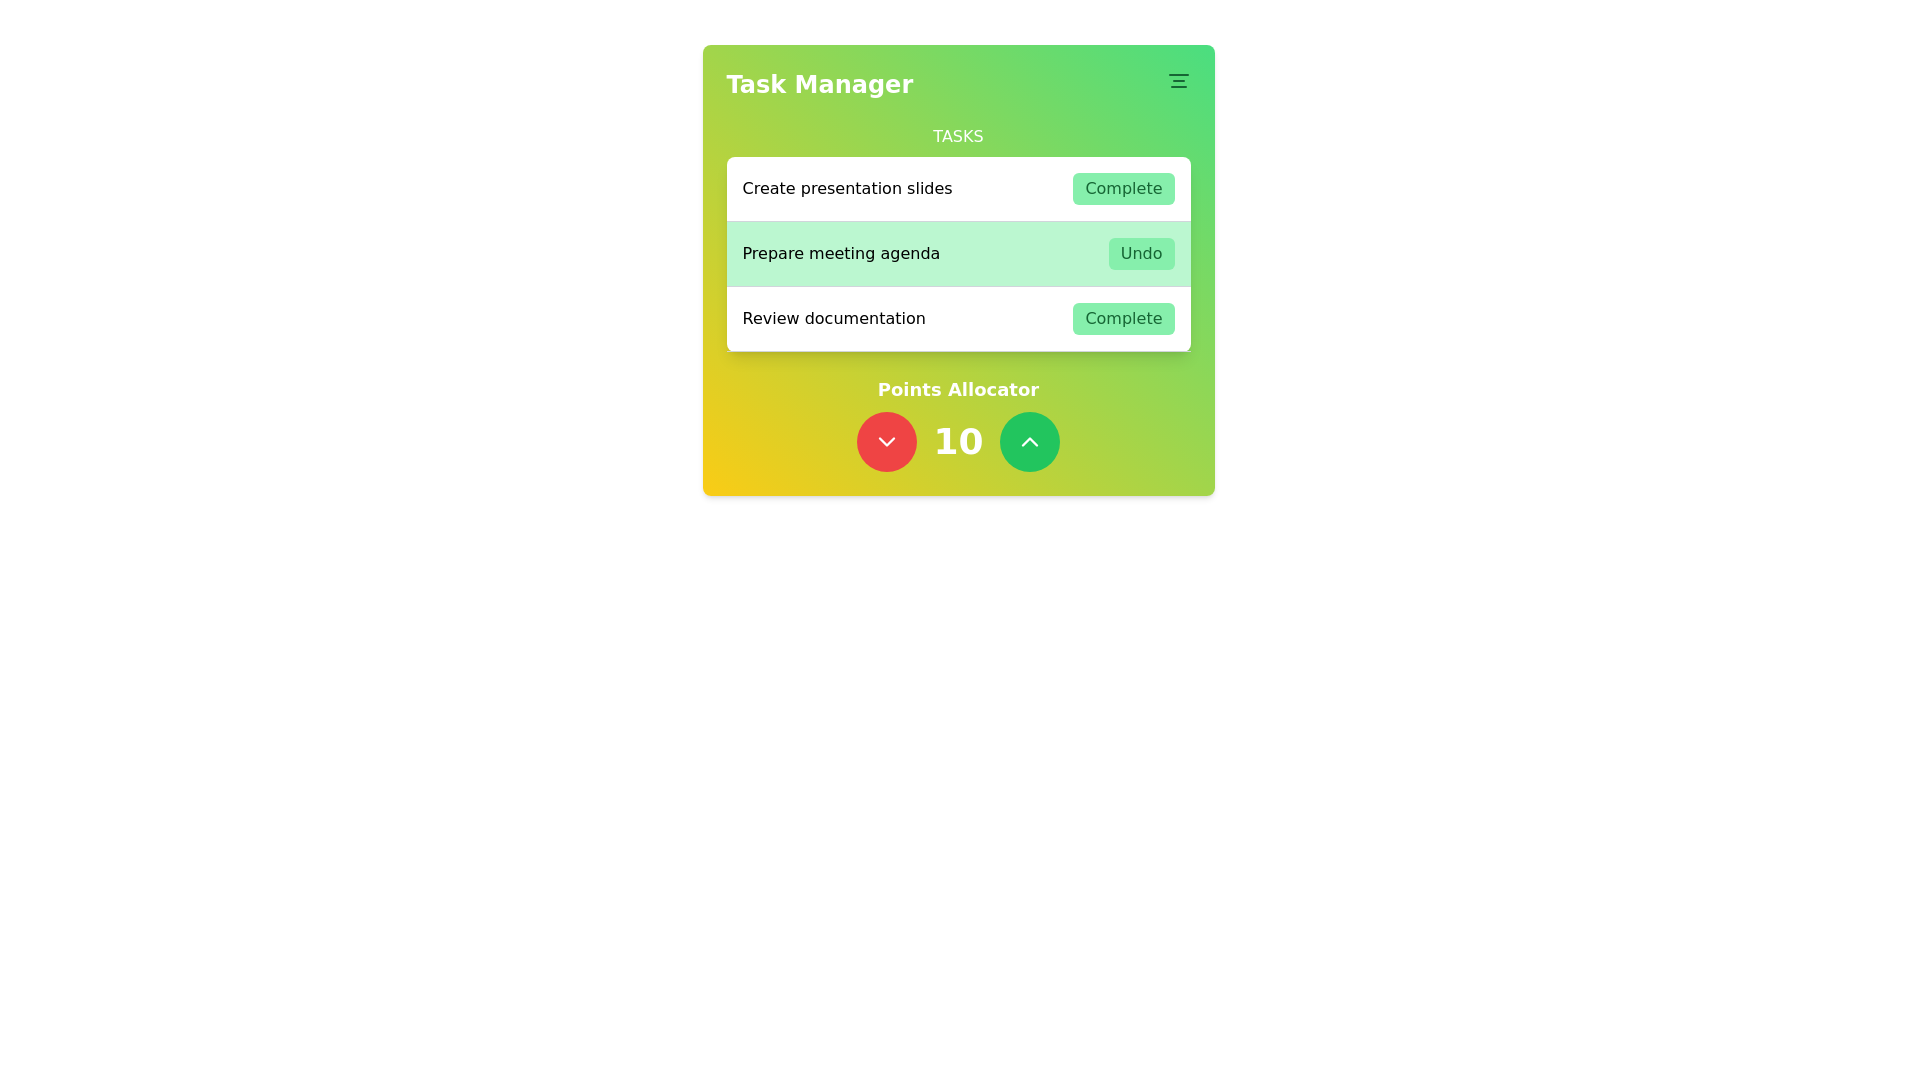 This screenshot has height=1080, width=1920. I want to click on displayed number '10' from the Interactive control panel titled 'Points Allocator', which is located below the 'Tasks' section in the 'Task Manager' panel, so click(957, 423).